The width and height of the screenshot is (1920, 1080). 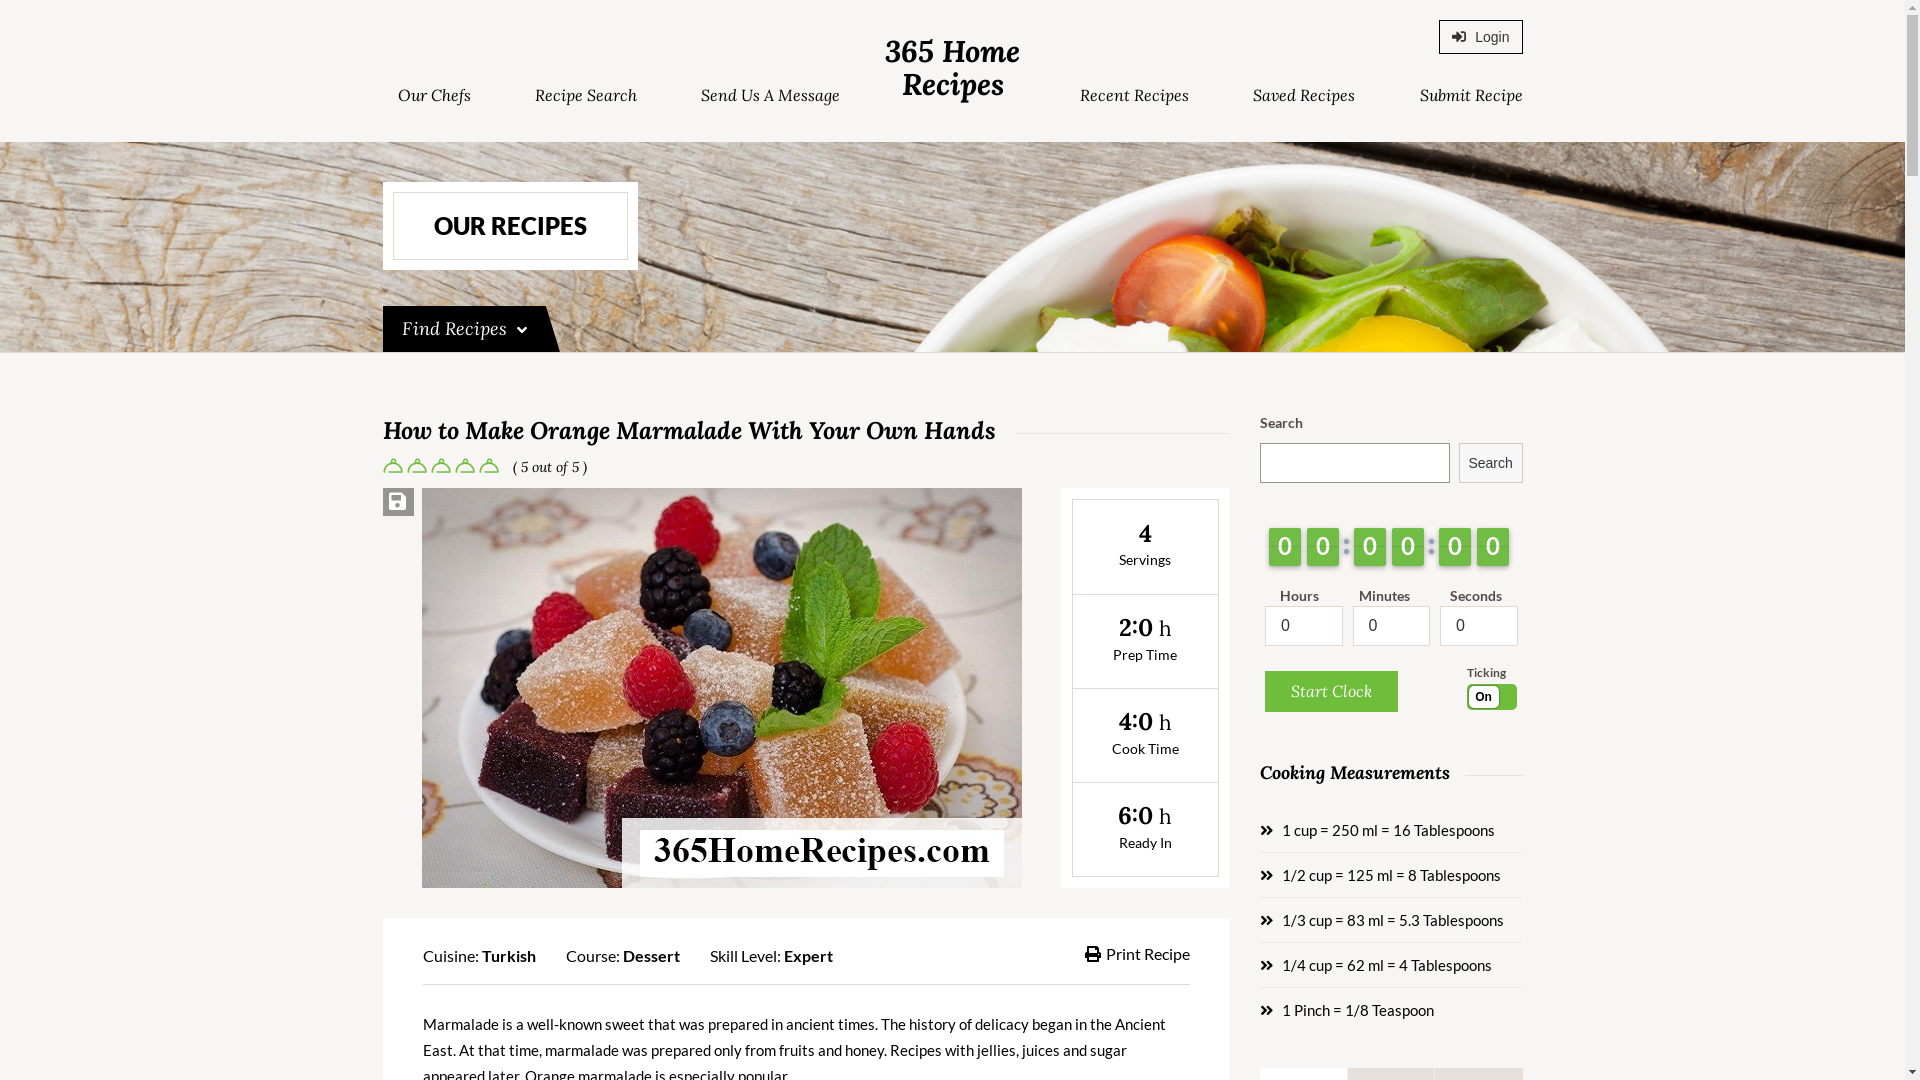 What do you see at coordinates (508, 954) in the screenshot?
I see `'Turkish'` at bounding box center [508, 954].